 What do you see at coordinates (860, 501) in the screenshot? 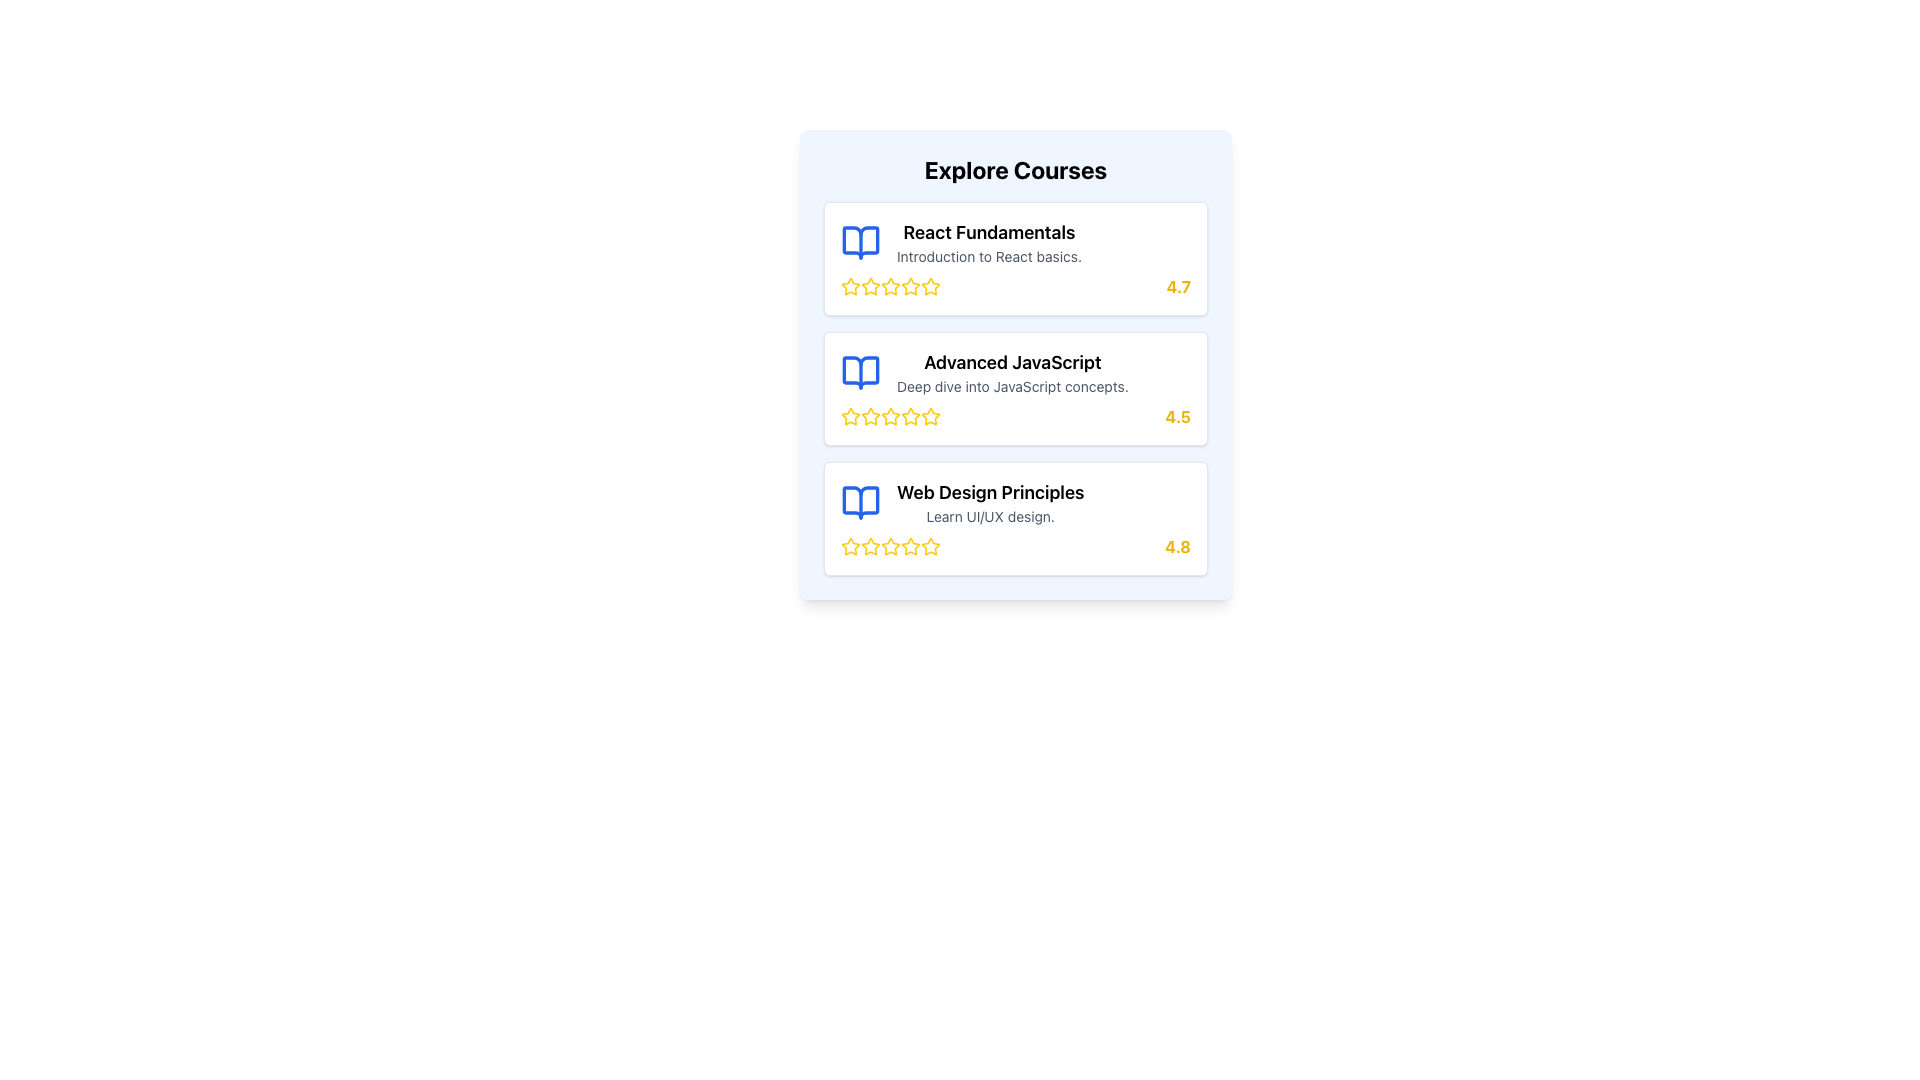
I see `the book icon with a blue outline, which is located to the left of the 'Web Design Principles' title in the course card layout` at bounding box center [860, 501].